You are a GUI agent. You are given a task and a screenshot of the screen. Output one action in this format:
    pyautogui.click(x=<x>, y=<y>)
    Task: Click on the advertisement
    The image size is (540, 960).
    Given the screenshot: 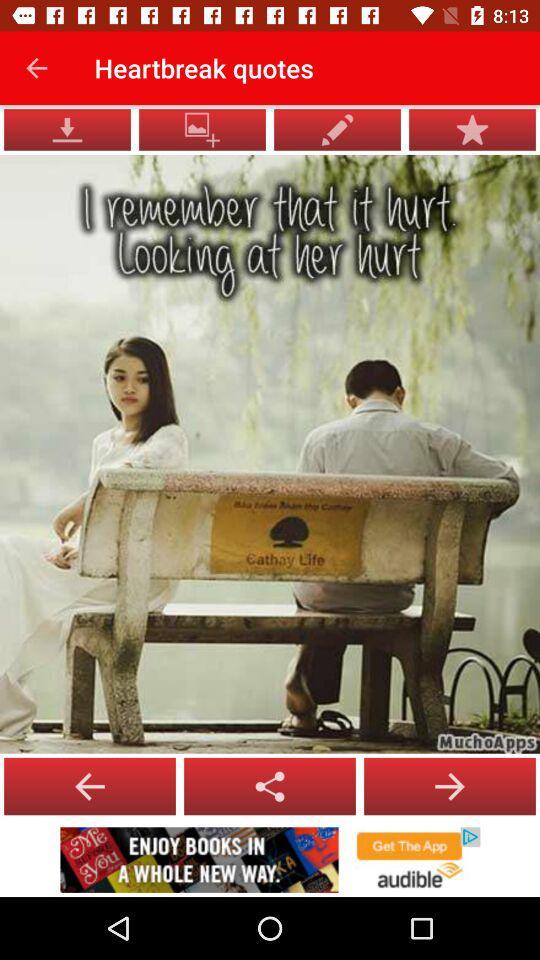 What is the action you would take?
    pyautogui.click(x=270, y=859)
    